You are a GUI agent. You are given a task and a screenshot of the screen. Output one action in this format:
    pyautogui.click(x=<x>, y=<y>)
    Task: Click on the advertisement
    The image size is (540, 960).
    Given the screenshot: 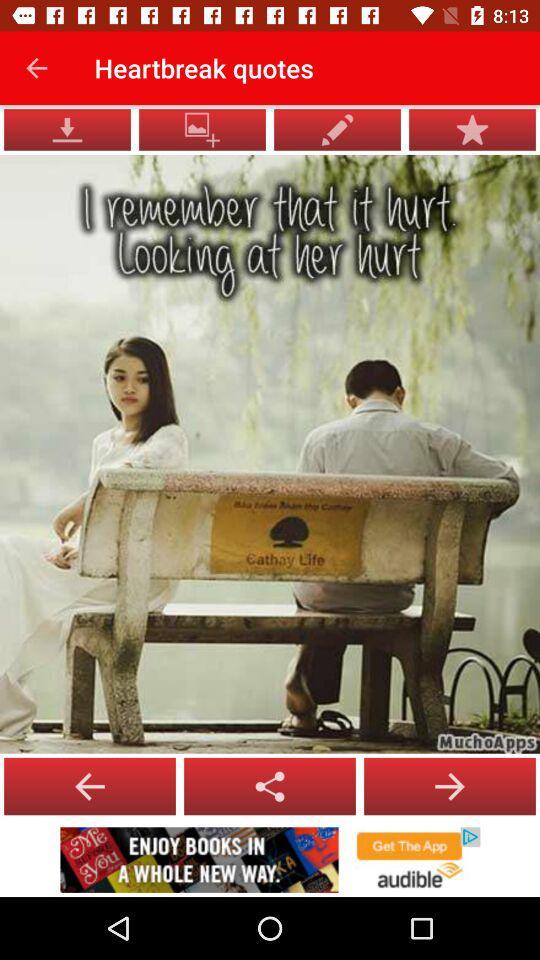 What is the action you would take?
    pyautogui.click(x=270, y=859)
    